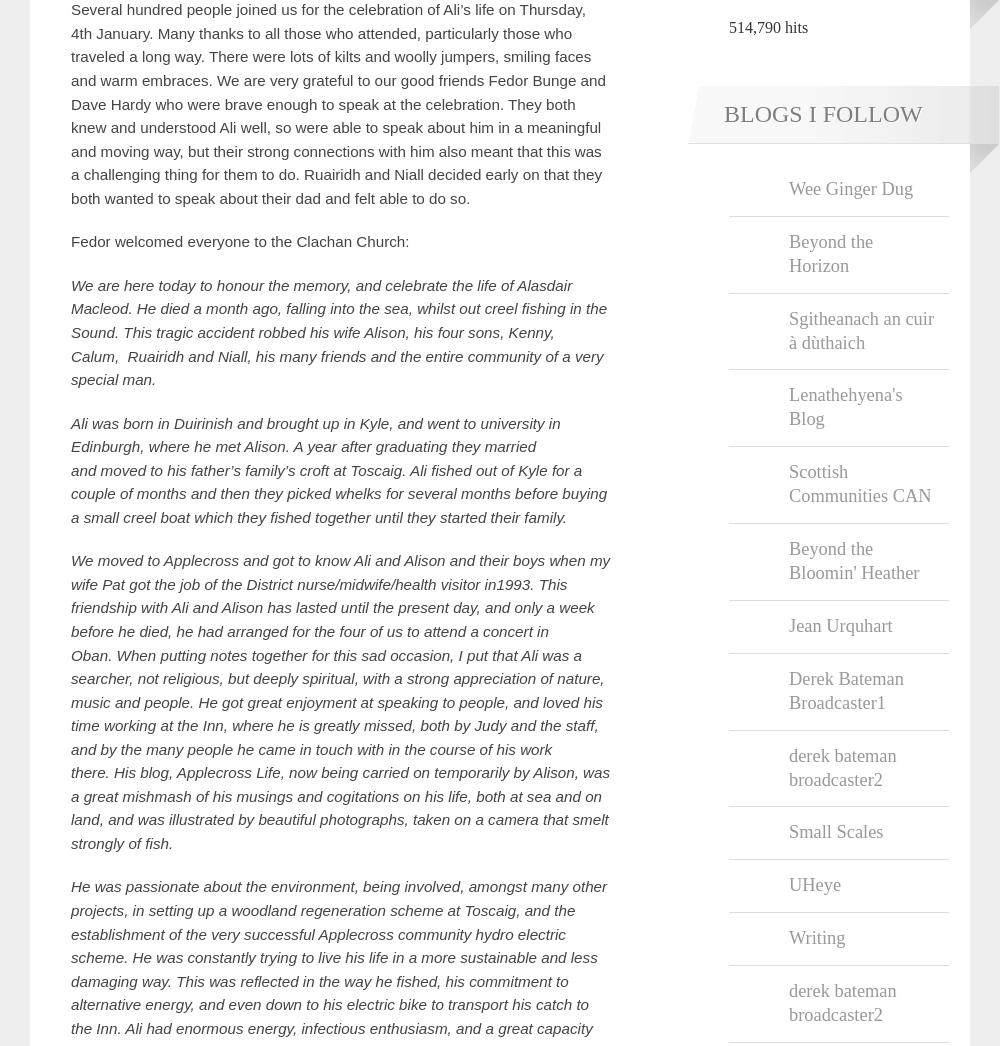  Describe the element at coordinates (70, 331) in the screenshot. I see `'We are here today to honour the memory, and celebrate the life of Alasdair Macleod. He died a month ago, falling into the sea, whilst out creel fishing in the Sound. This tragic accident robbed his wife Alison, his four sons, Kenny, Calum,  Ruairidh and Niall, his many friends and the entire community of a very special man.'` at that location.